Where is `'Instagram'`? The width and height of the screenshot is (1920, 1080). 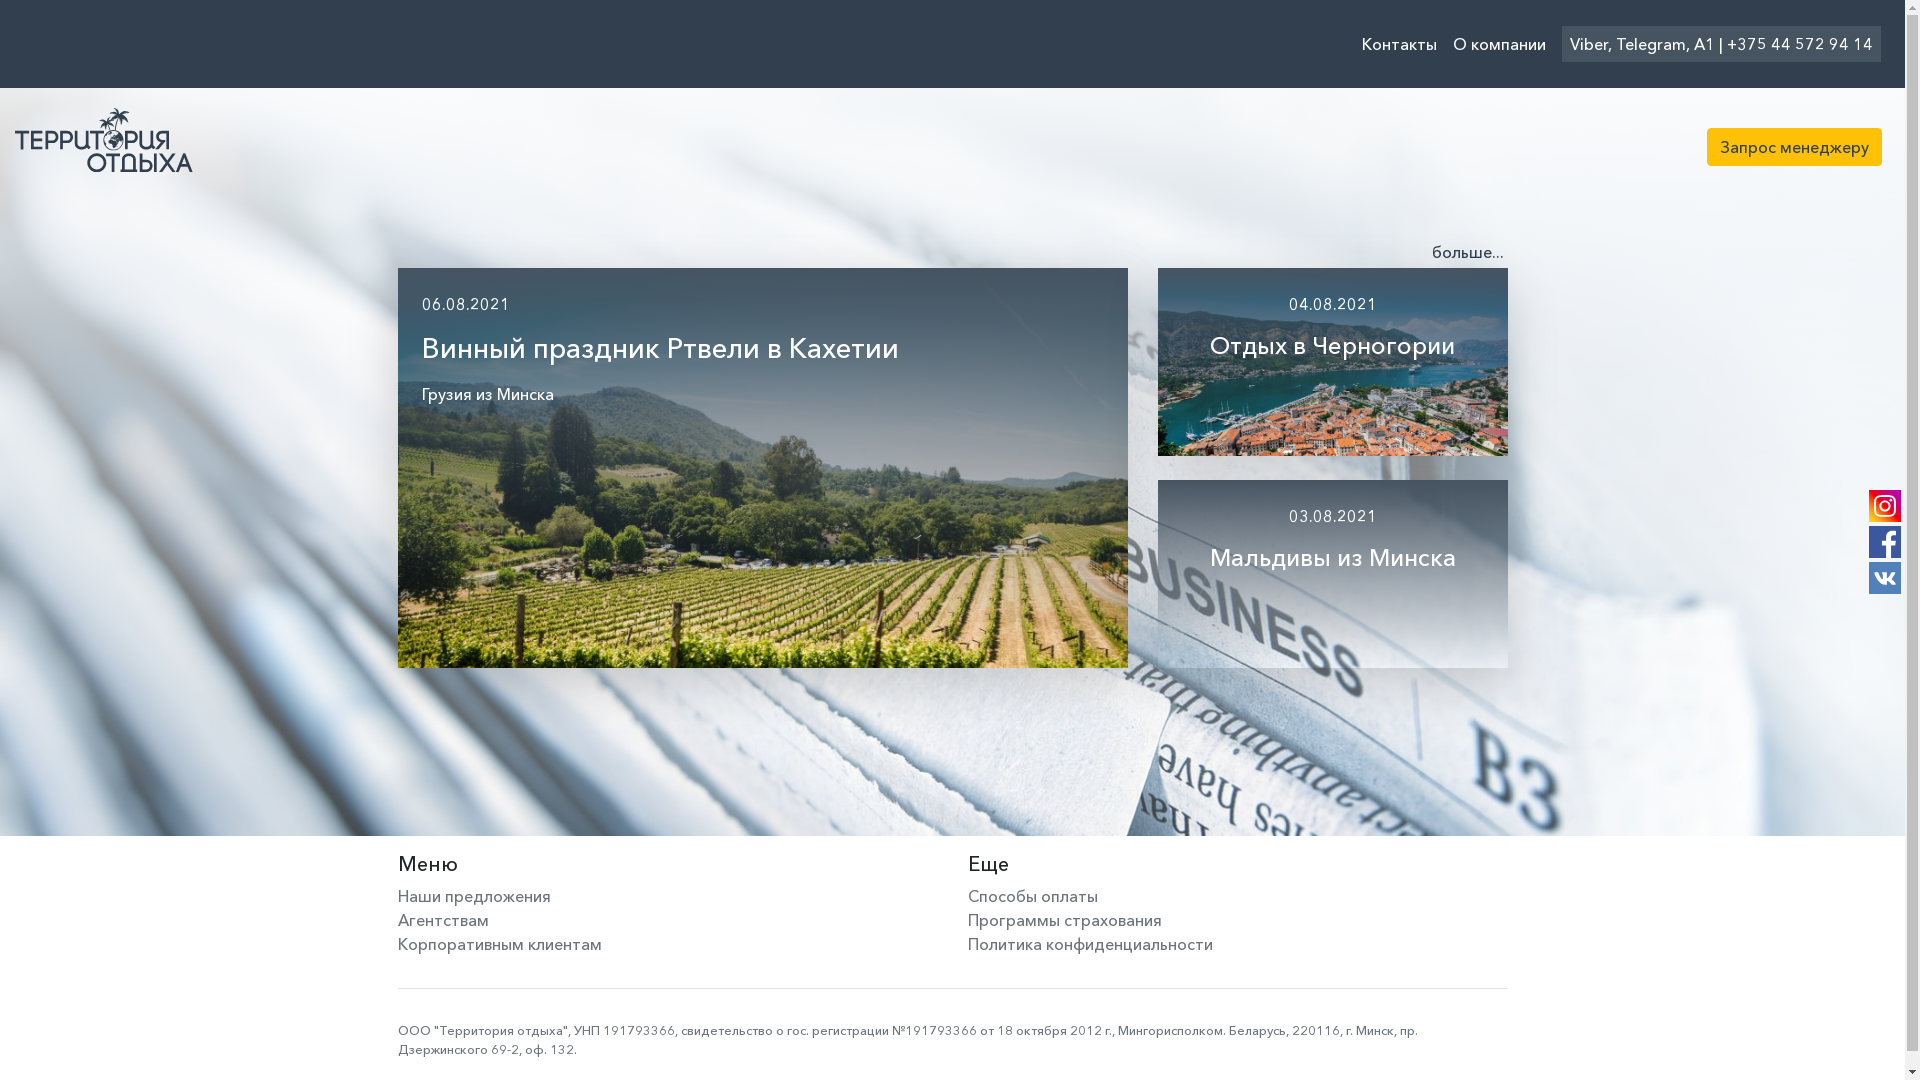
'Instagram' is located at coordinates (1884, 504).